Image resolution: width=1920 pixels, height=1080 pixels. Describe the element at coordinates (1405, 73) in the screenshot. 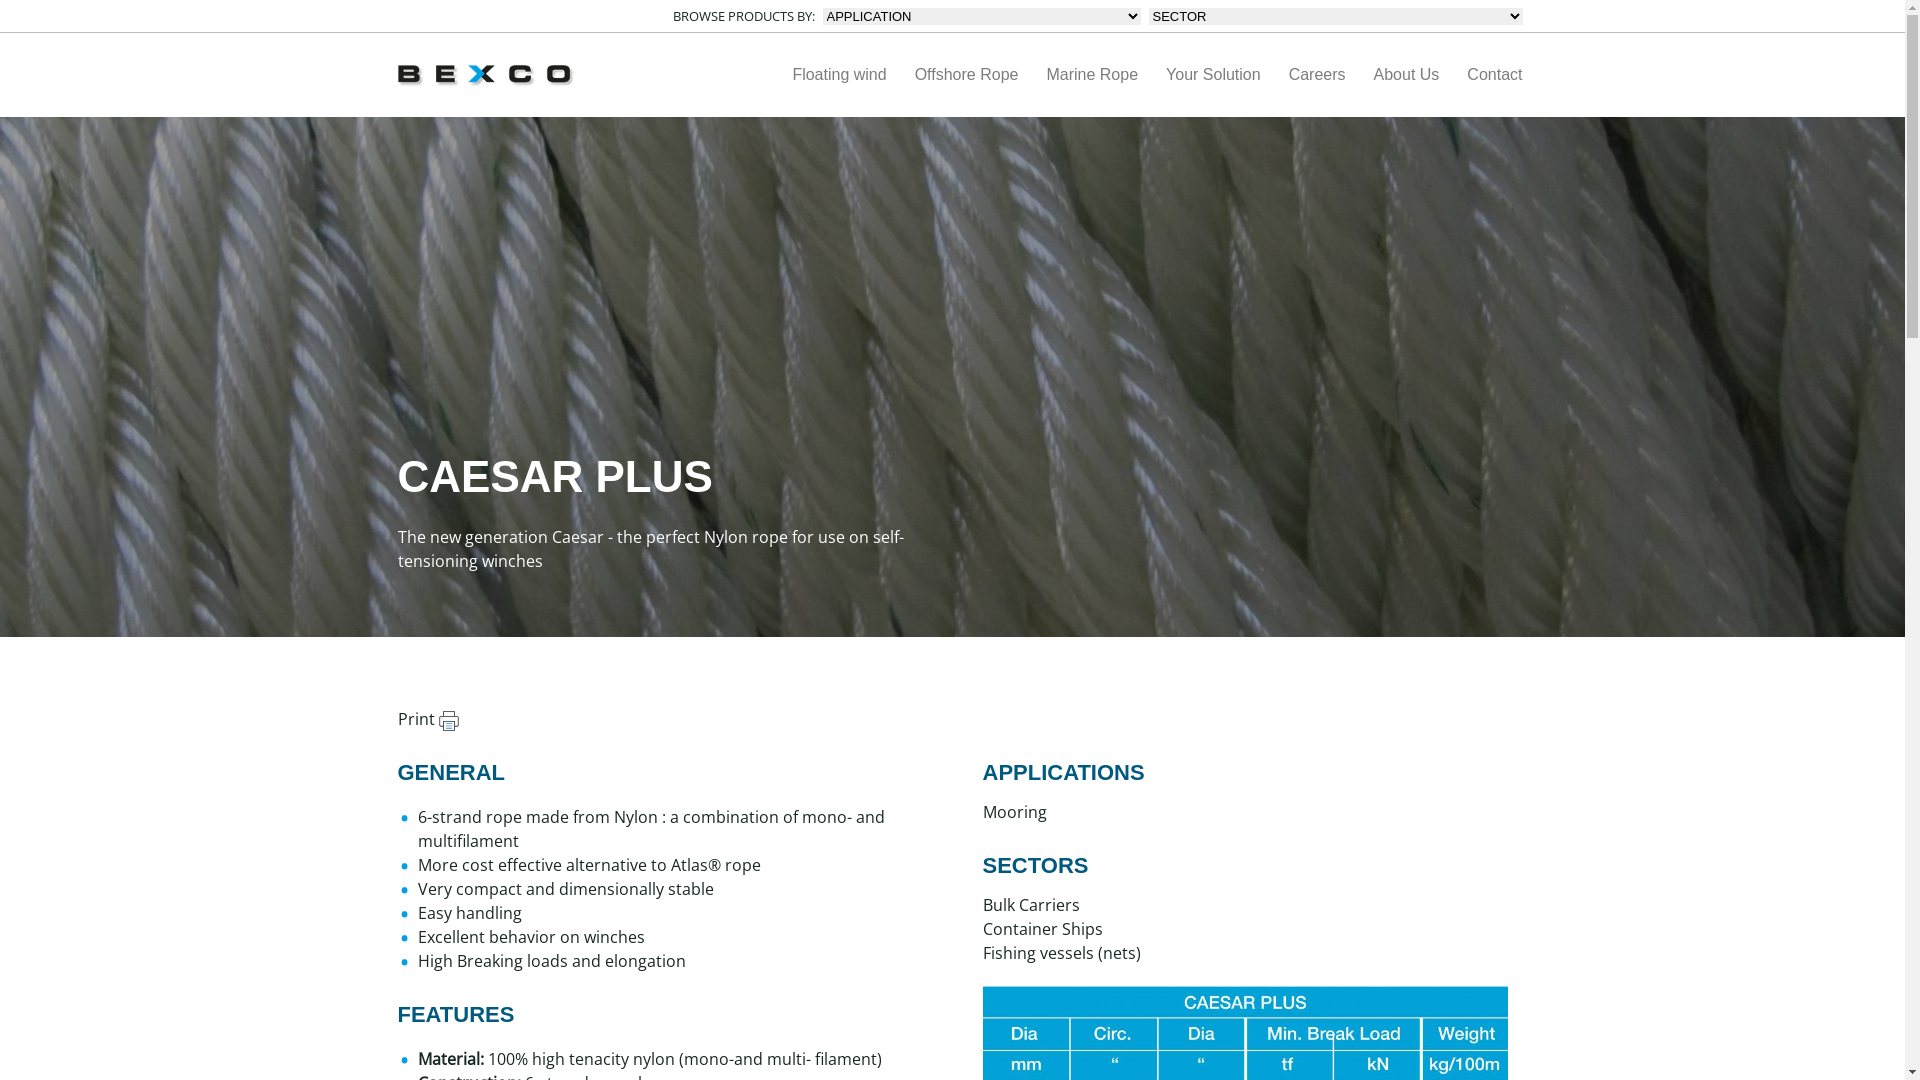

I see `'About Us'` at that location.